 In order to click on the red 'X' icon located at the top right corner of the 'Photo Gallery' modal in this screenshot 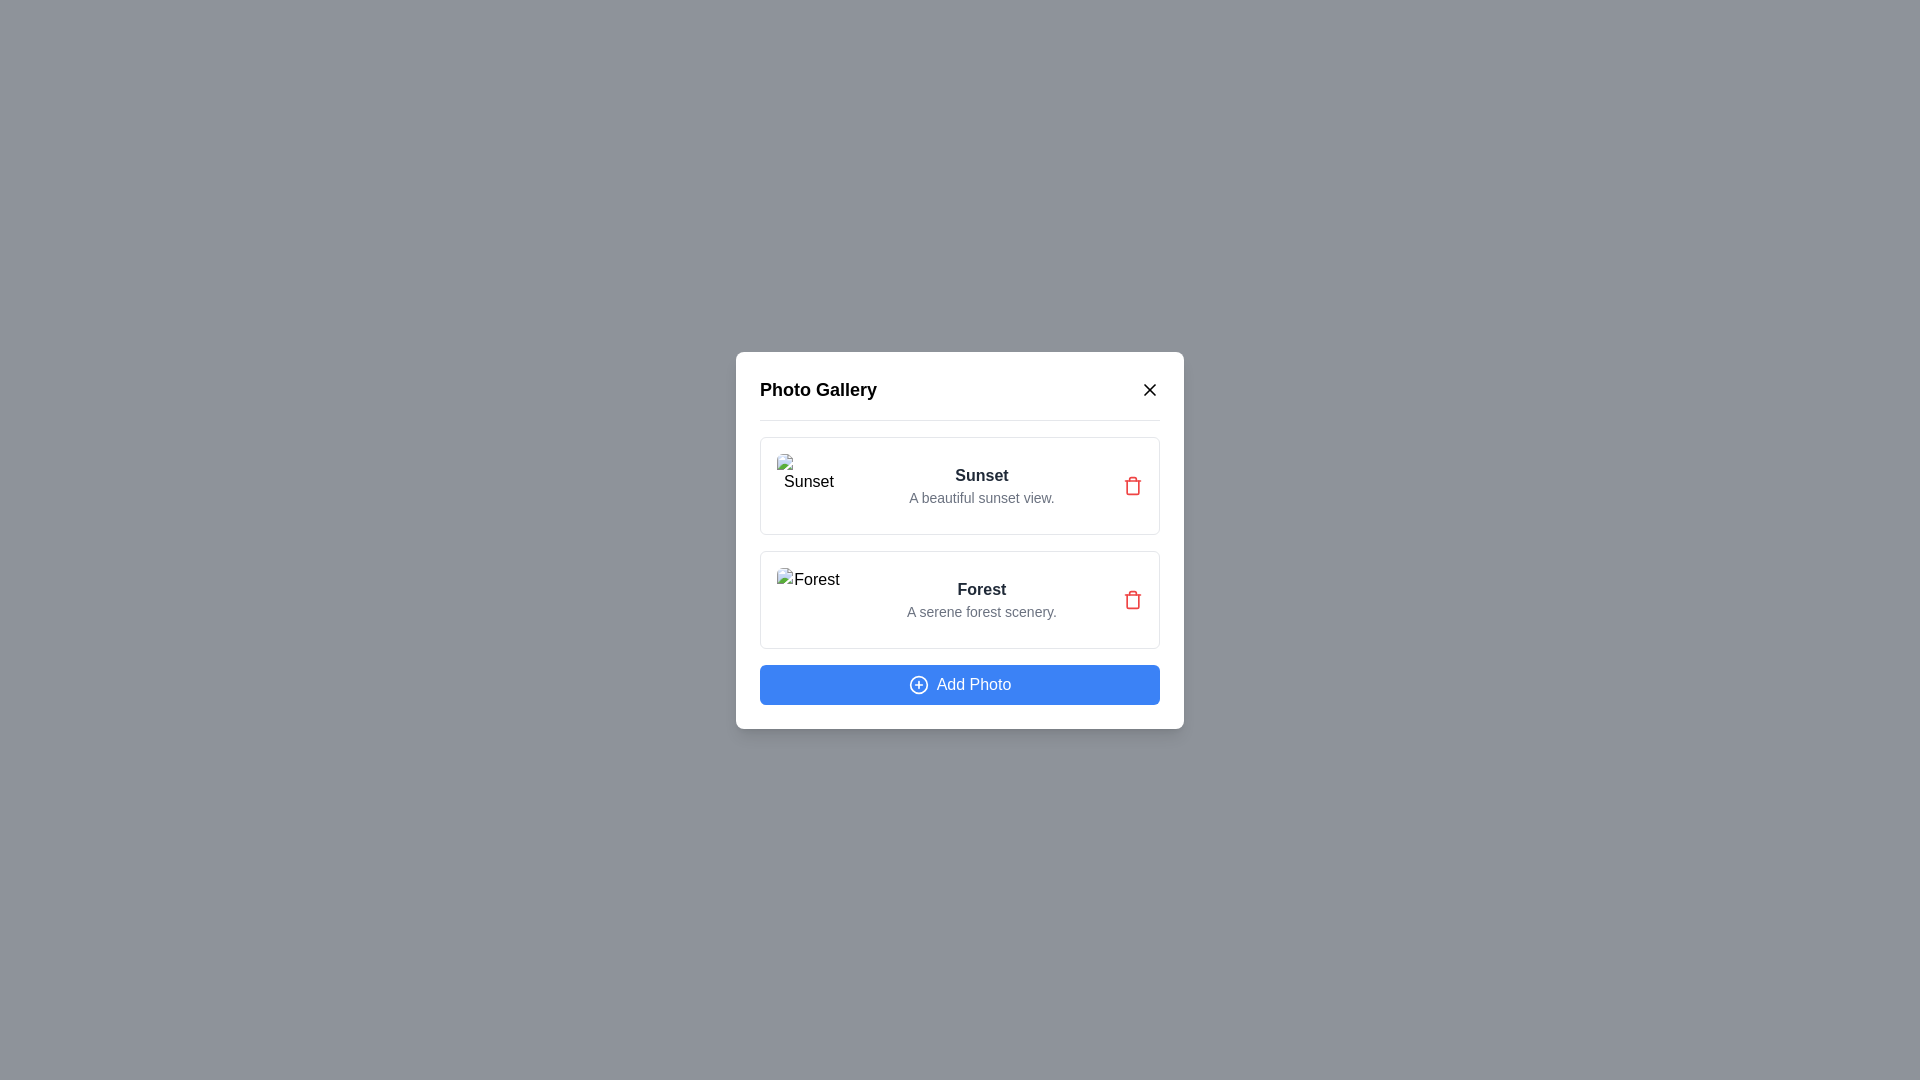, I will do `click(1150, 389)`.